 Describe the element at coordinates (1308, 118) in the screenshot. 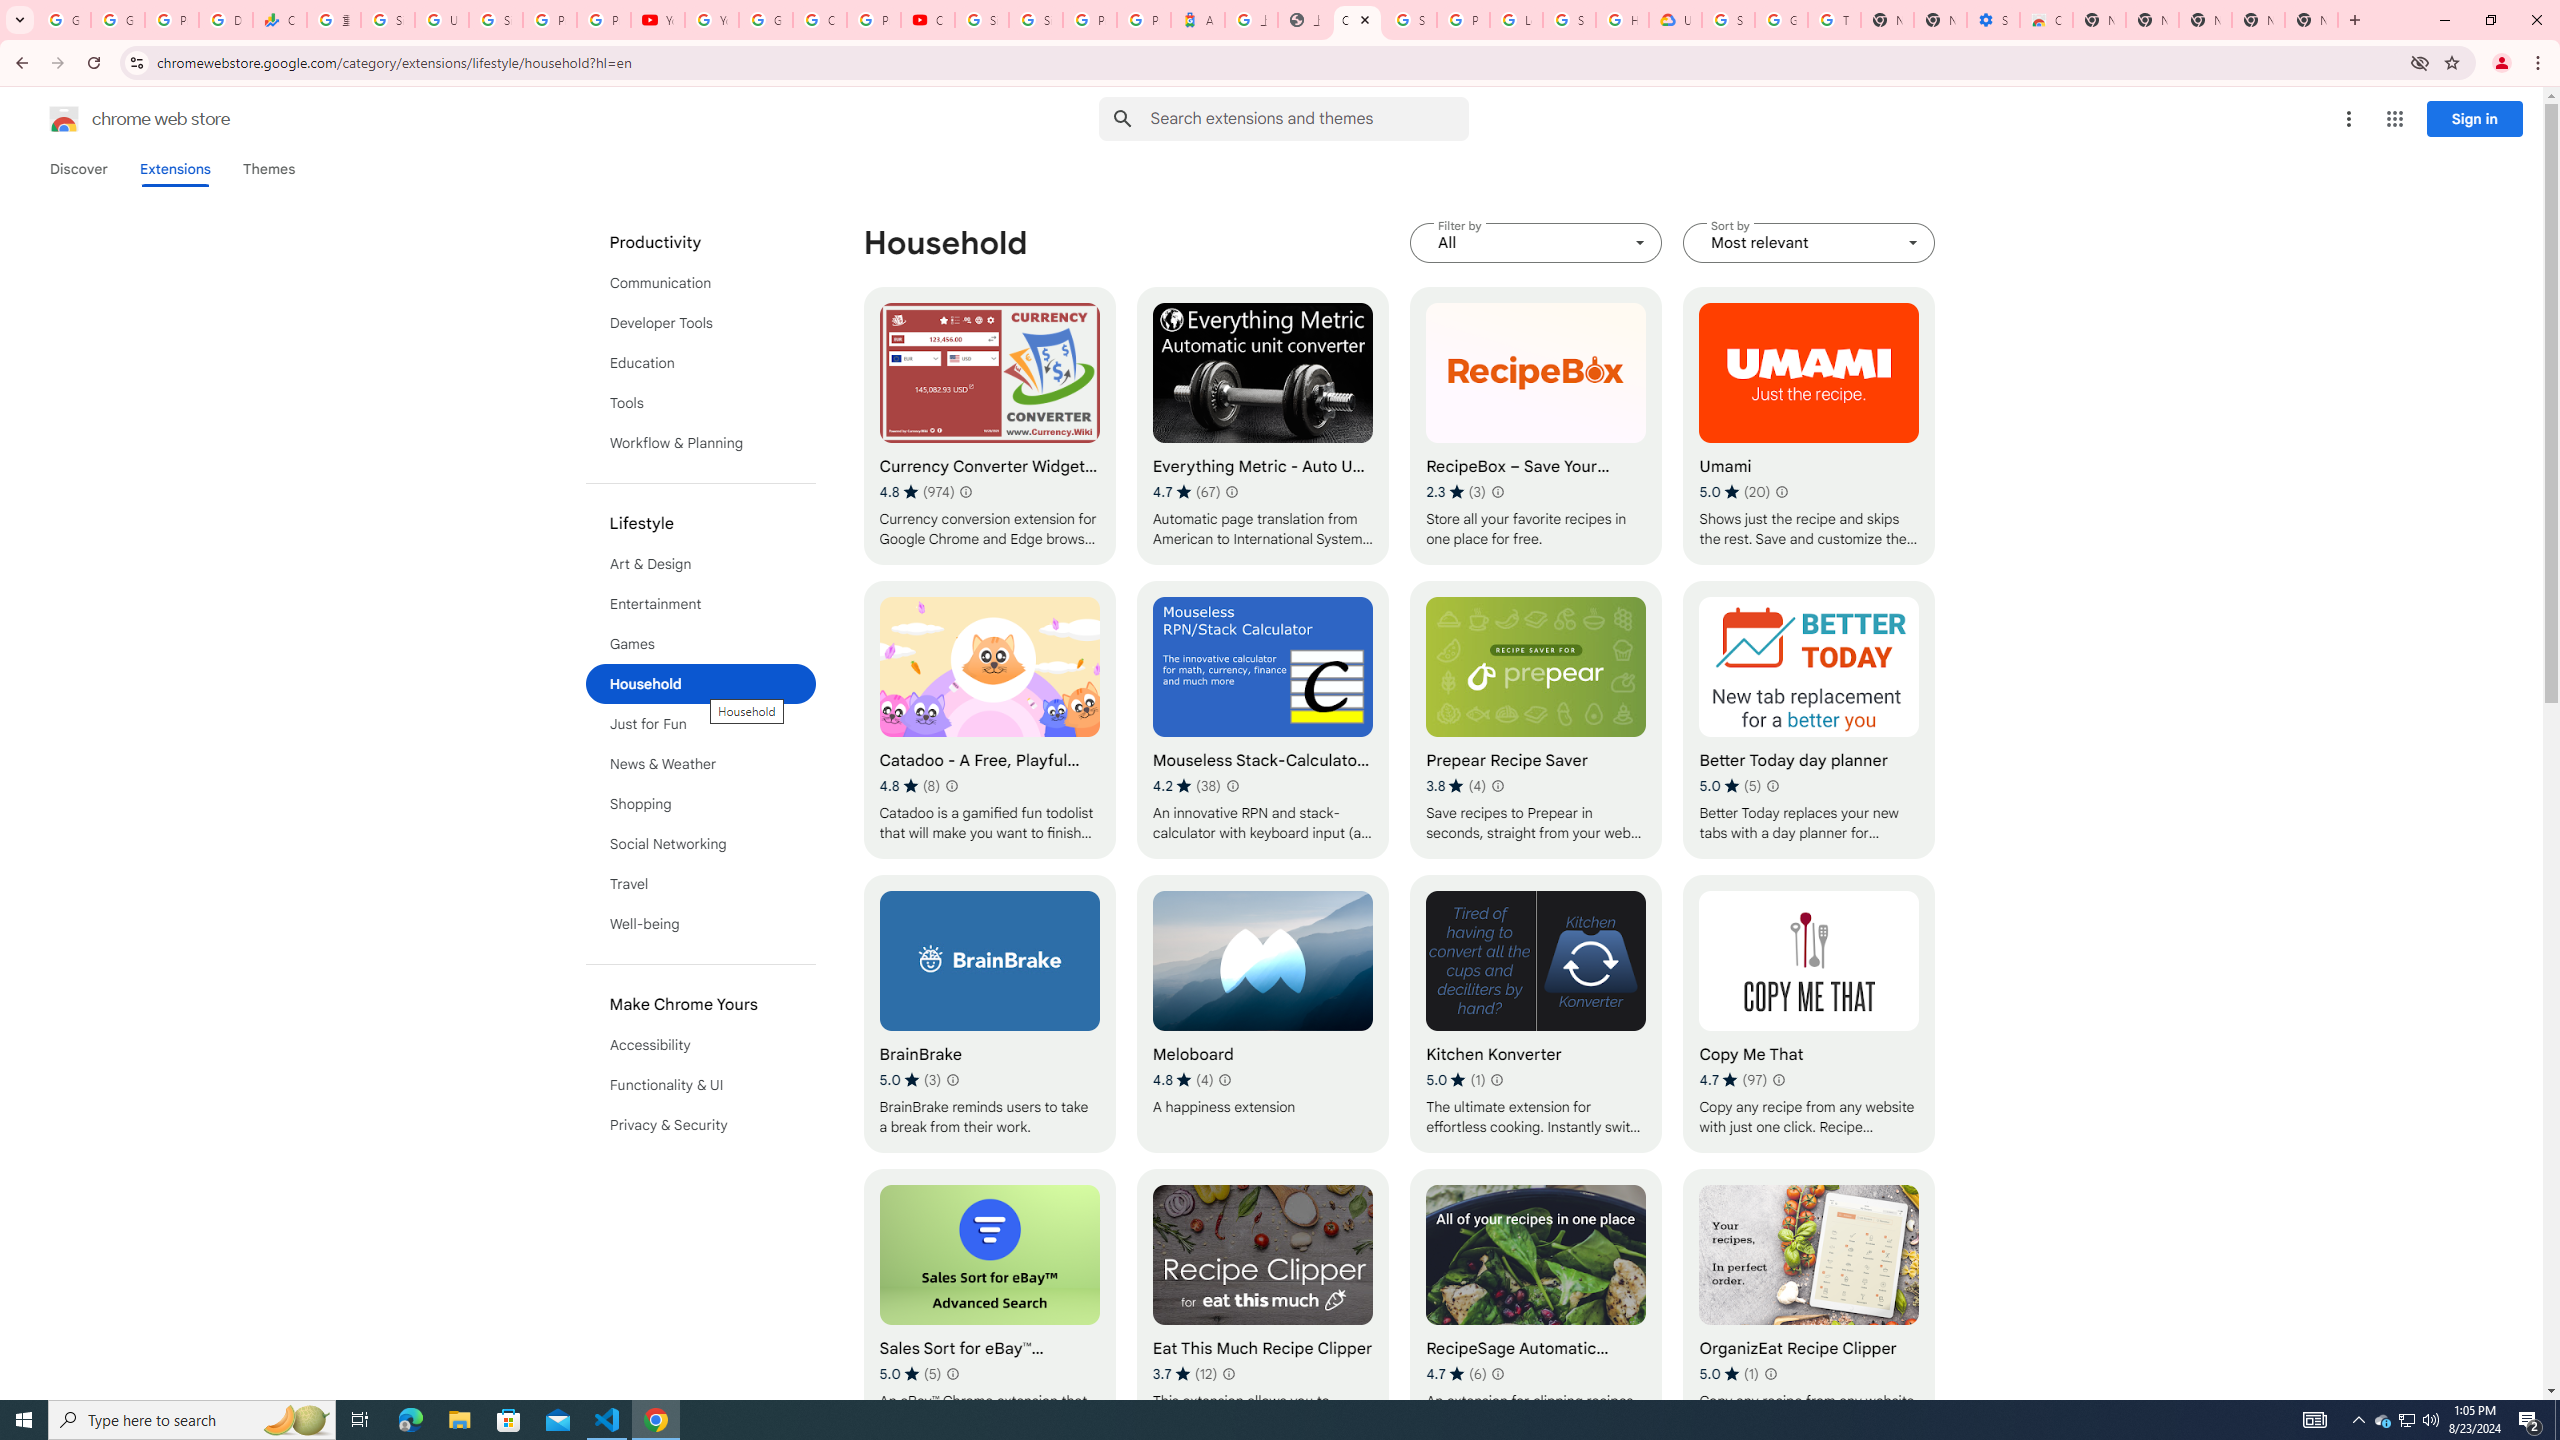

I see `'Search input'` at that location.